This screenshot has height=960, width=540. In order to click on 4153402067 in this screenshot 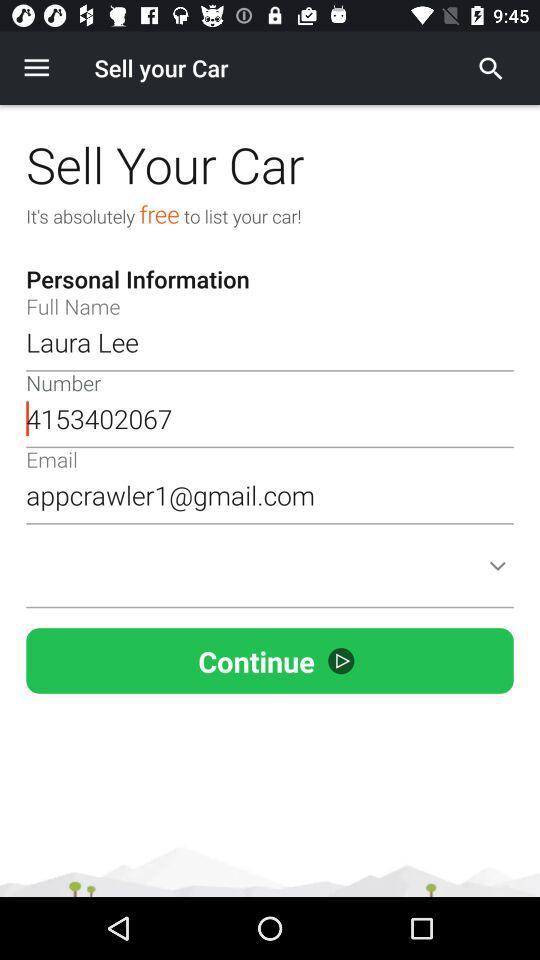, I will do `click(270, 417)`.